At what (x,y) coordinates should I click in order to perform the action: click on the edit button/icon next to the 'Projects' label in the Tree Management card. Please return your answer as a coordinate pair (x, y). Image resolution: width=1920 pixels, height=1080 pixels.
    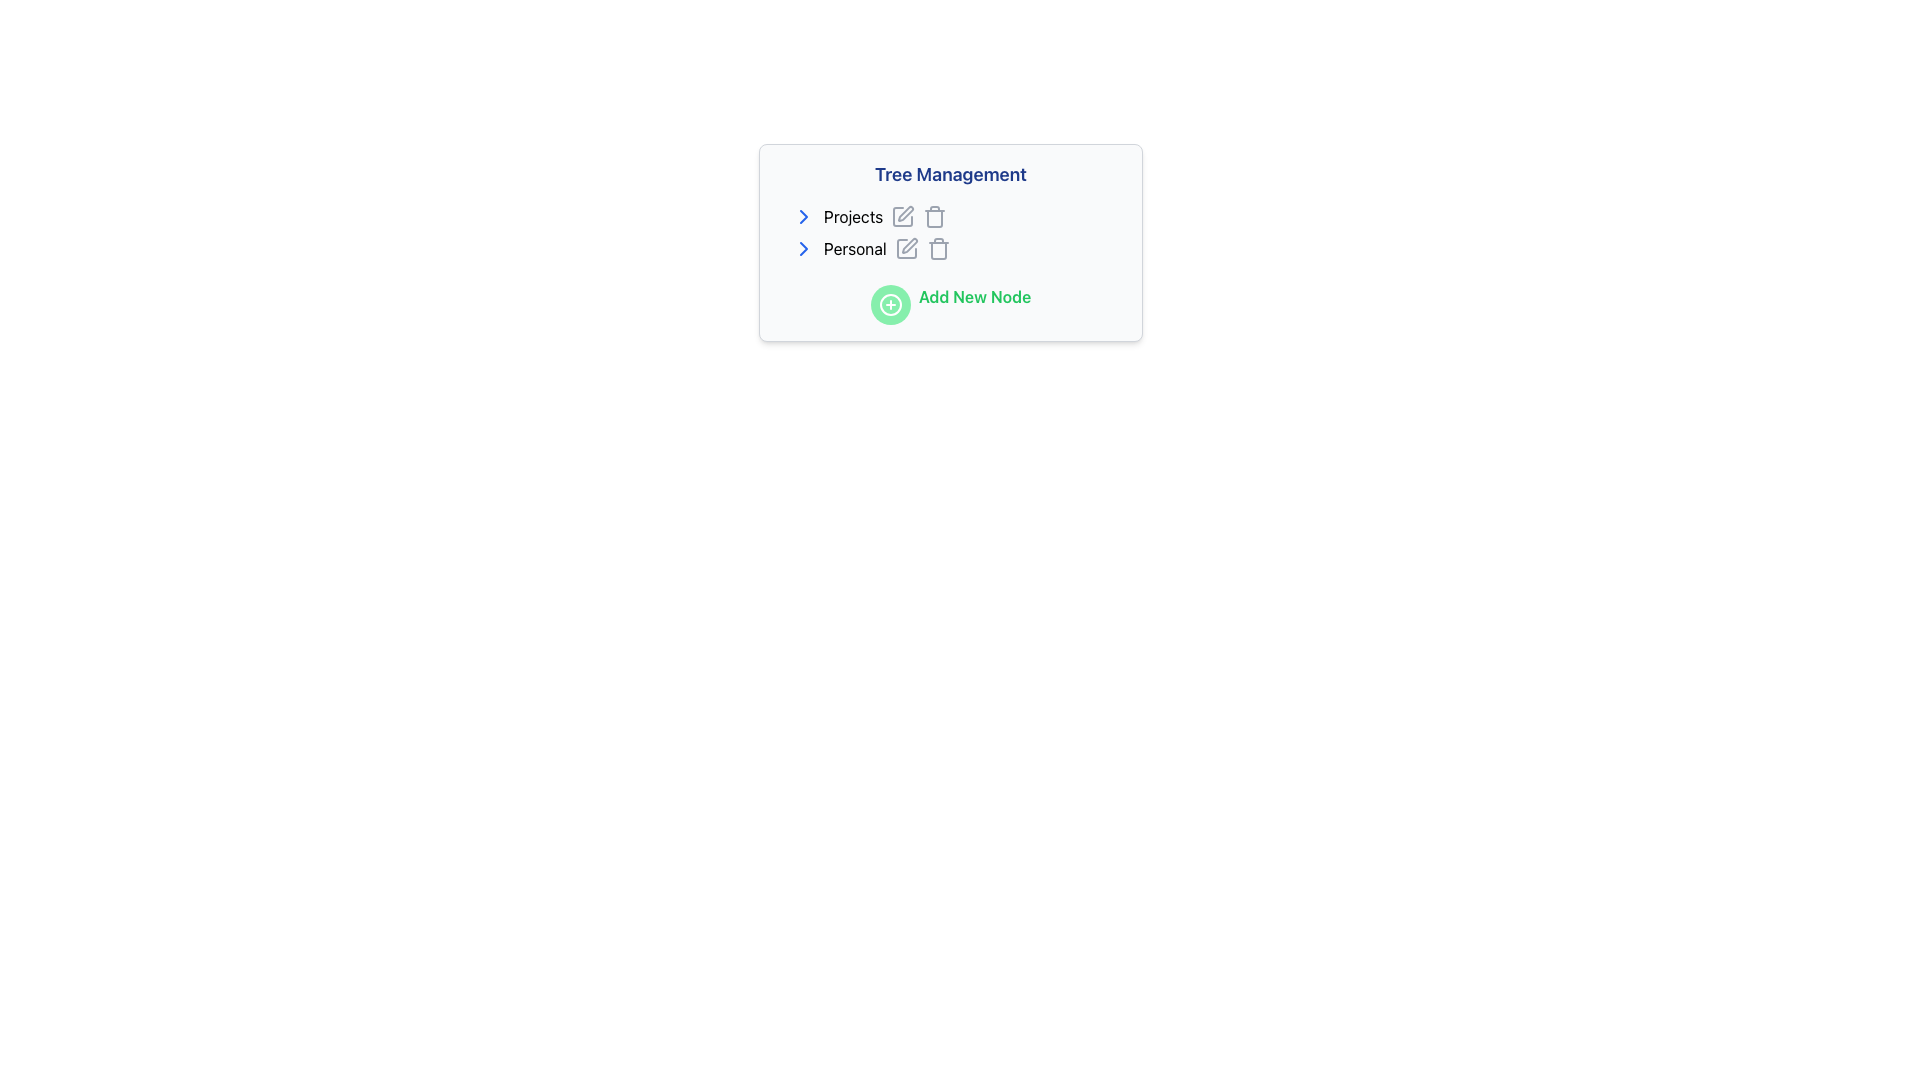
    Looking at the image, I should click on (902, 216).